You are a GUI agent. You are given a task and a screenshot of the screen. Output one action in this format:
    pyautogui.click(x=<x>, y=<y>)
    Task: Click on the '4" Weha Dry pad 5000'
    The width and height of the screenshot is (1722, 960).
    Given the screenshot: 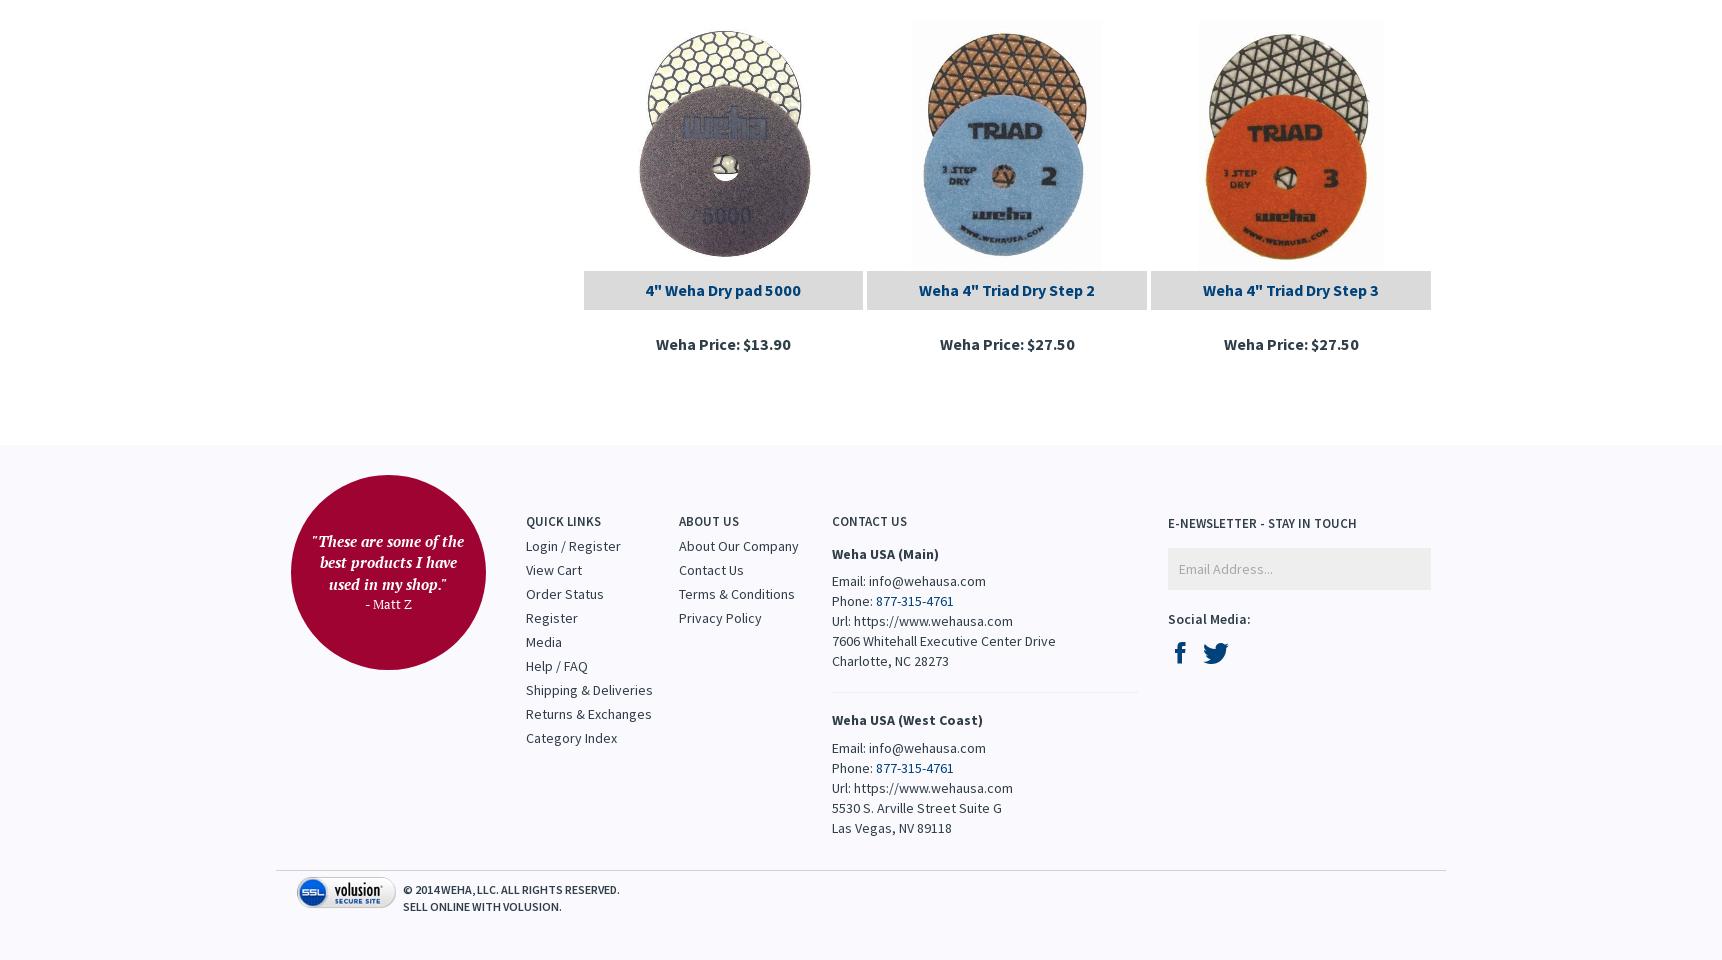 What is the action you would take?
    pyautogui.click(x=722, y=287)
    